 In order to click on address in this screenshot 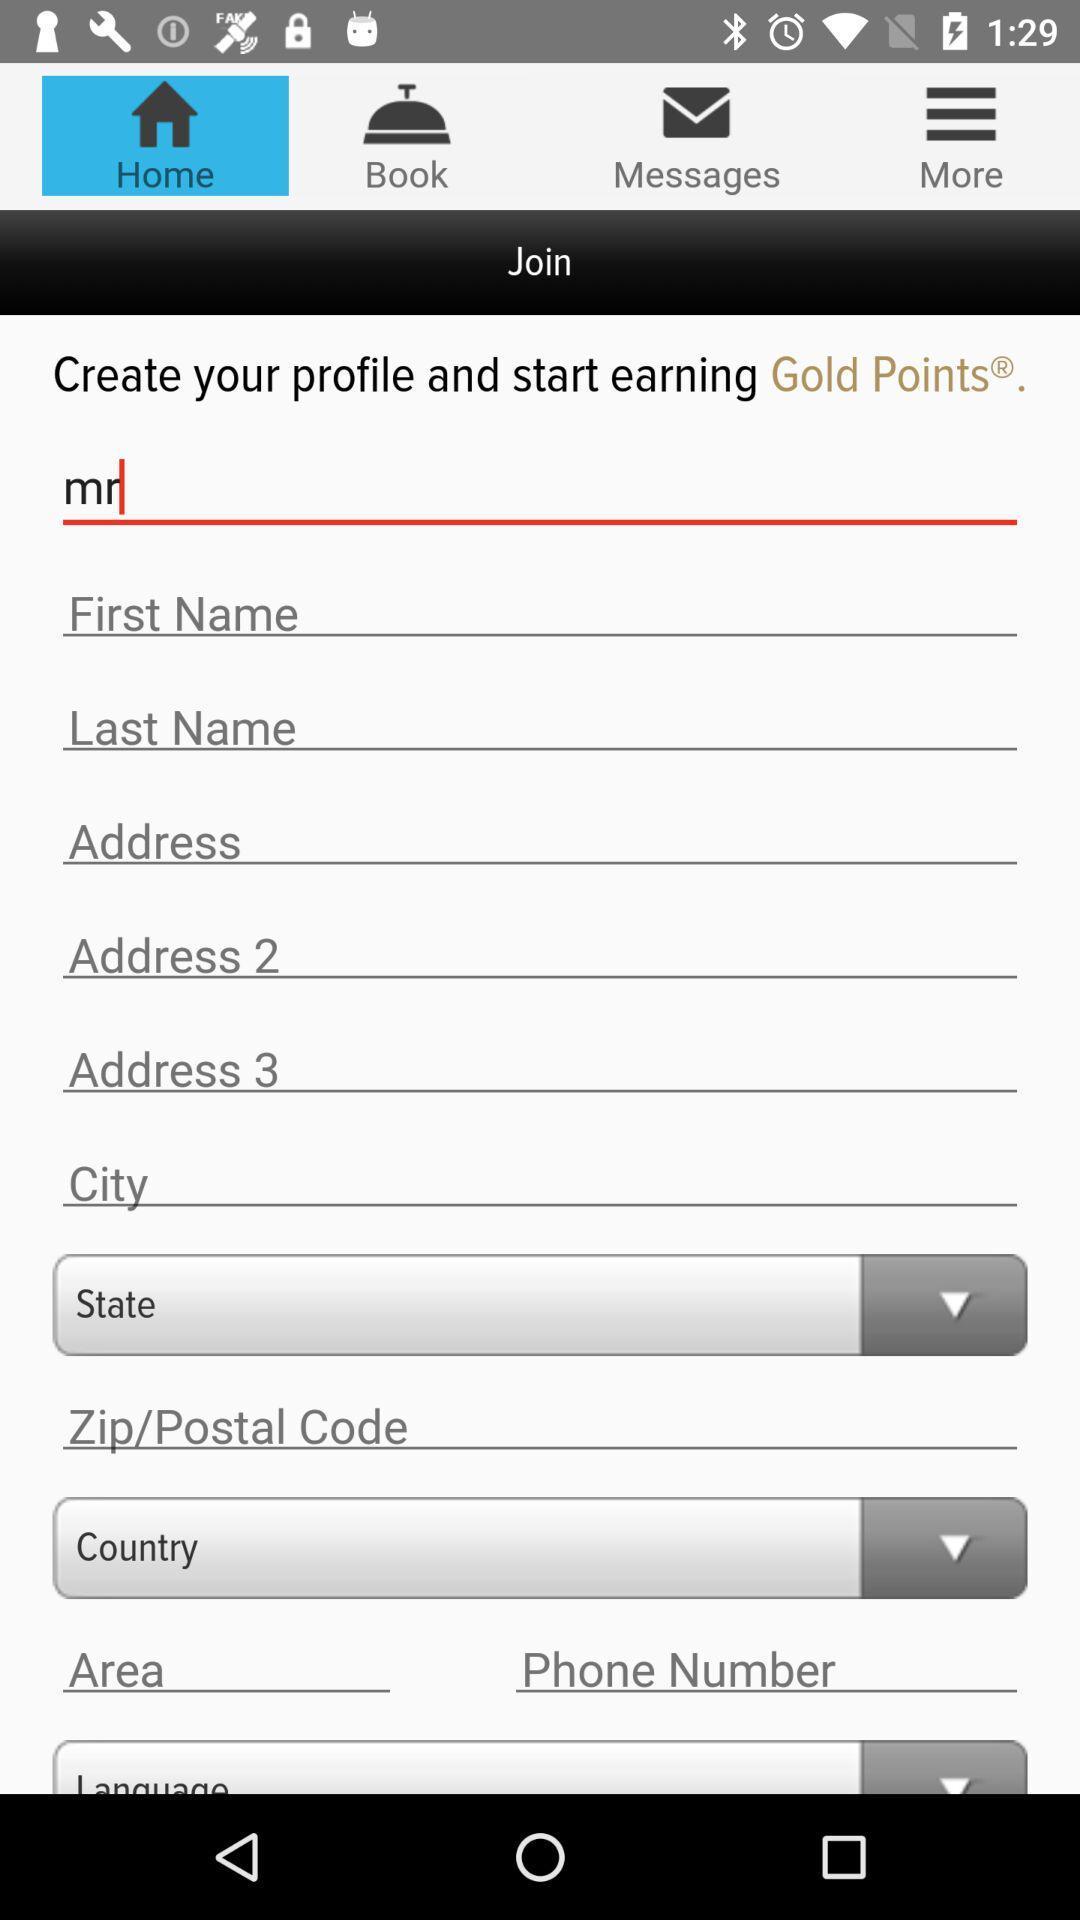, I will do `click(540, 954)`.